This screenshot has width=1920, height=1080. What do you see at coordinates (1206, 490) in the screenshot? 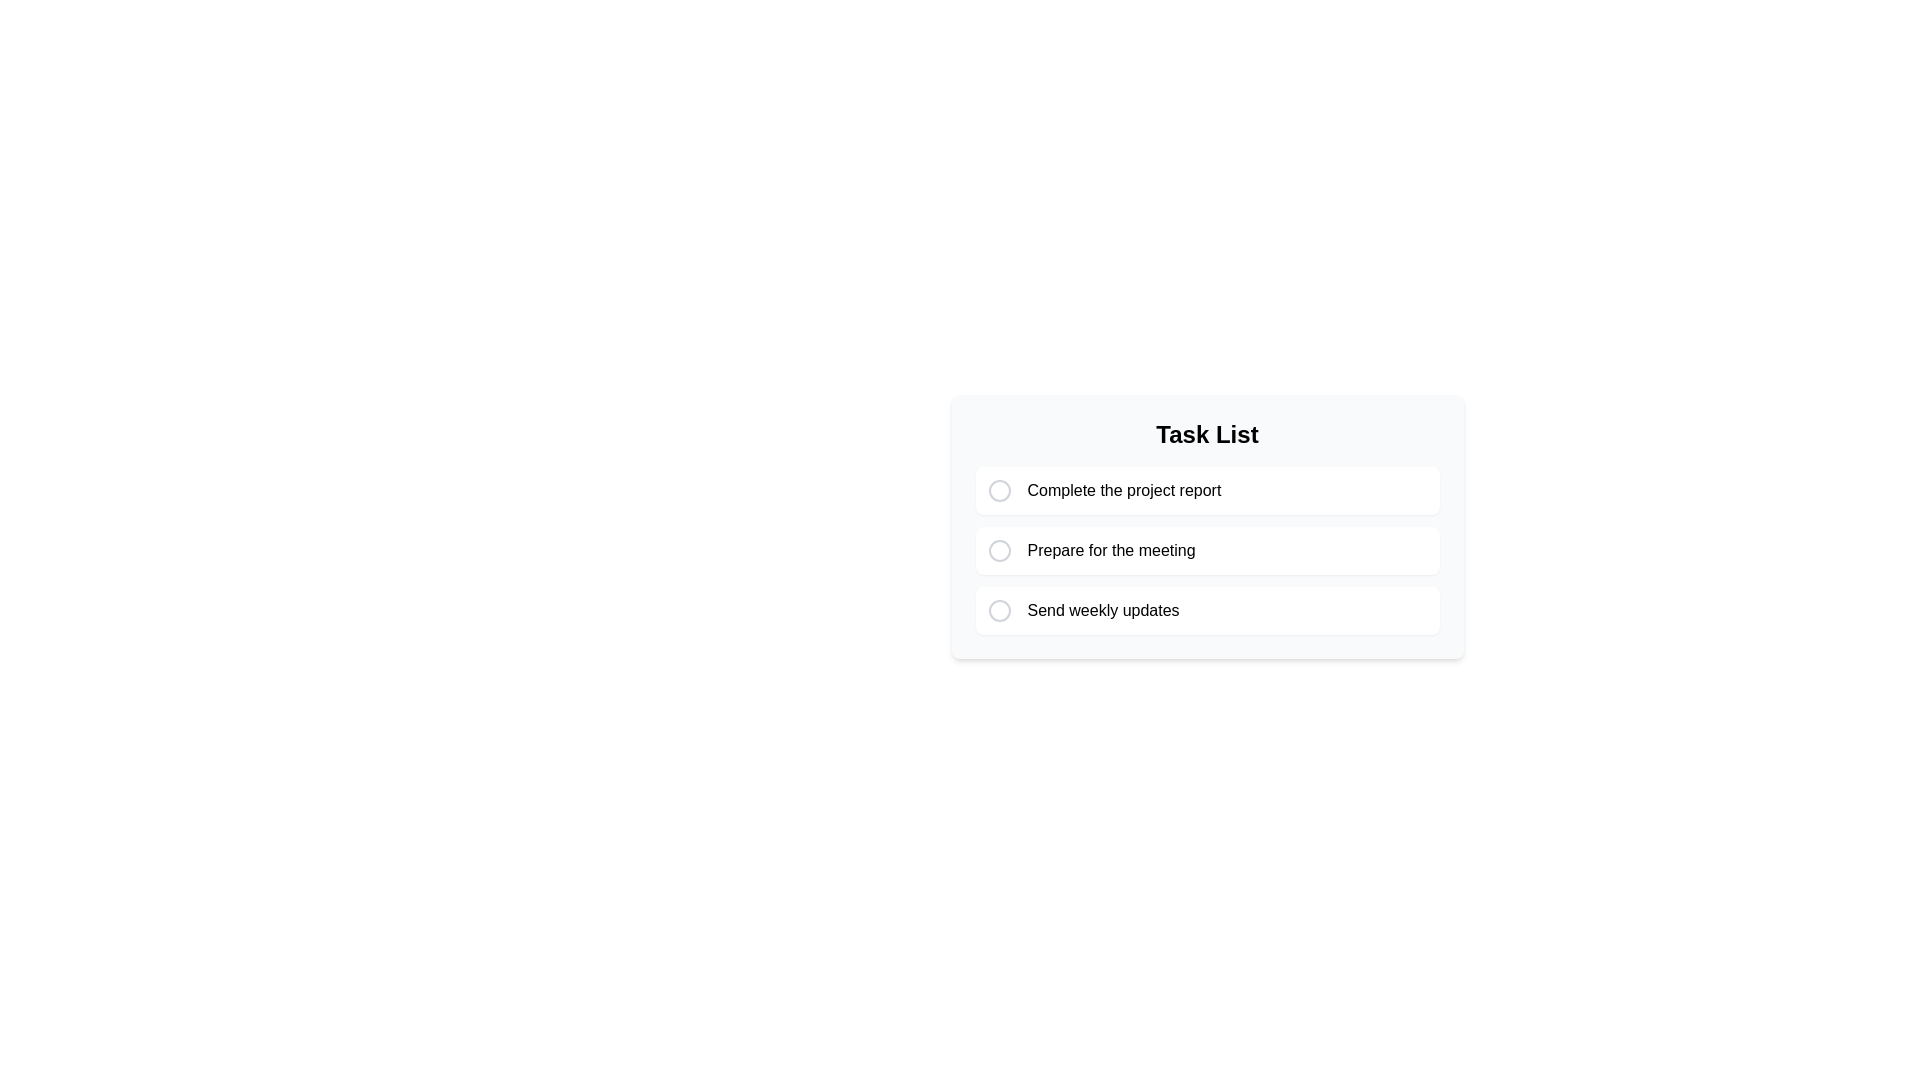
I see `the task item labeled 'Complete the project report'` at bounding box center [1206, 490].